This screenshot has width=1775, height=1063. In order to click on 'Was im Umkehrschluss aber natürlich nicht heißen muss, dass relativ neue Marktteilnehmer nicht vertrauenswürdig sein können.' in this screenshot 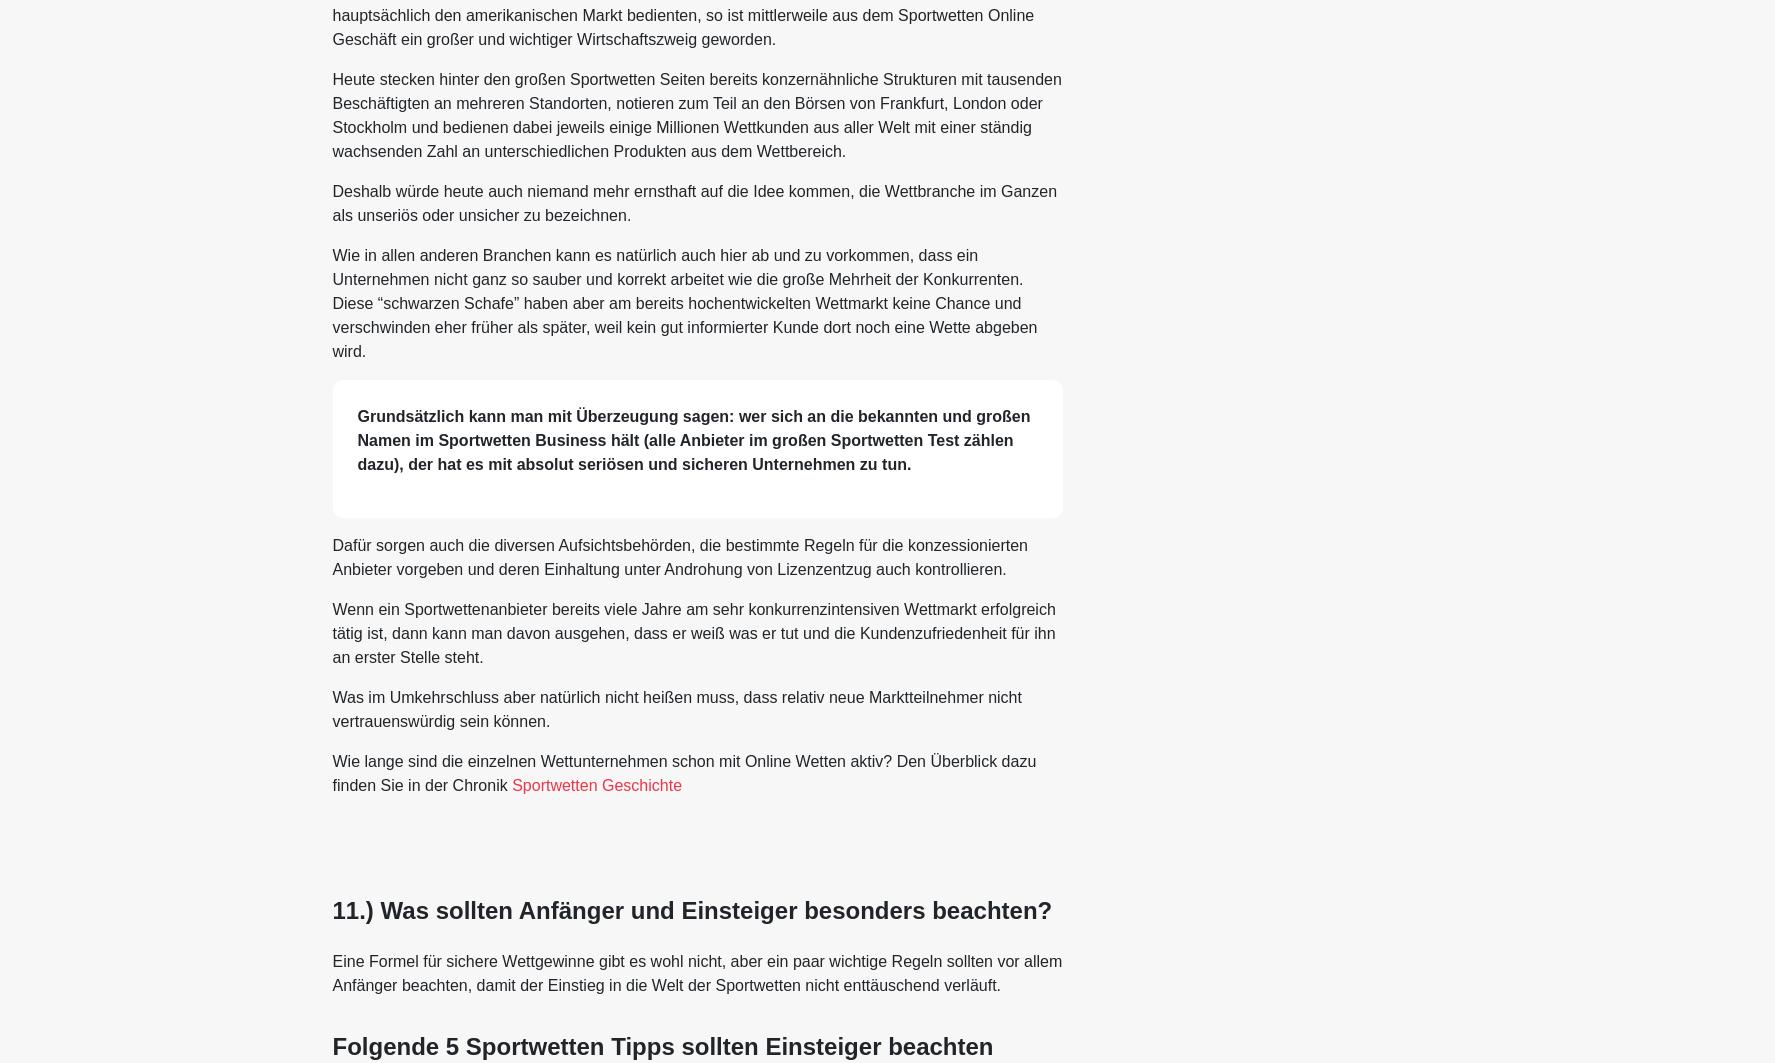, I will do `click(675, 707)`.